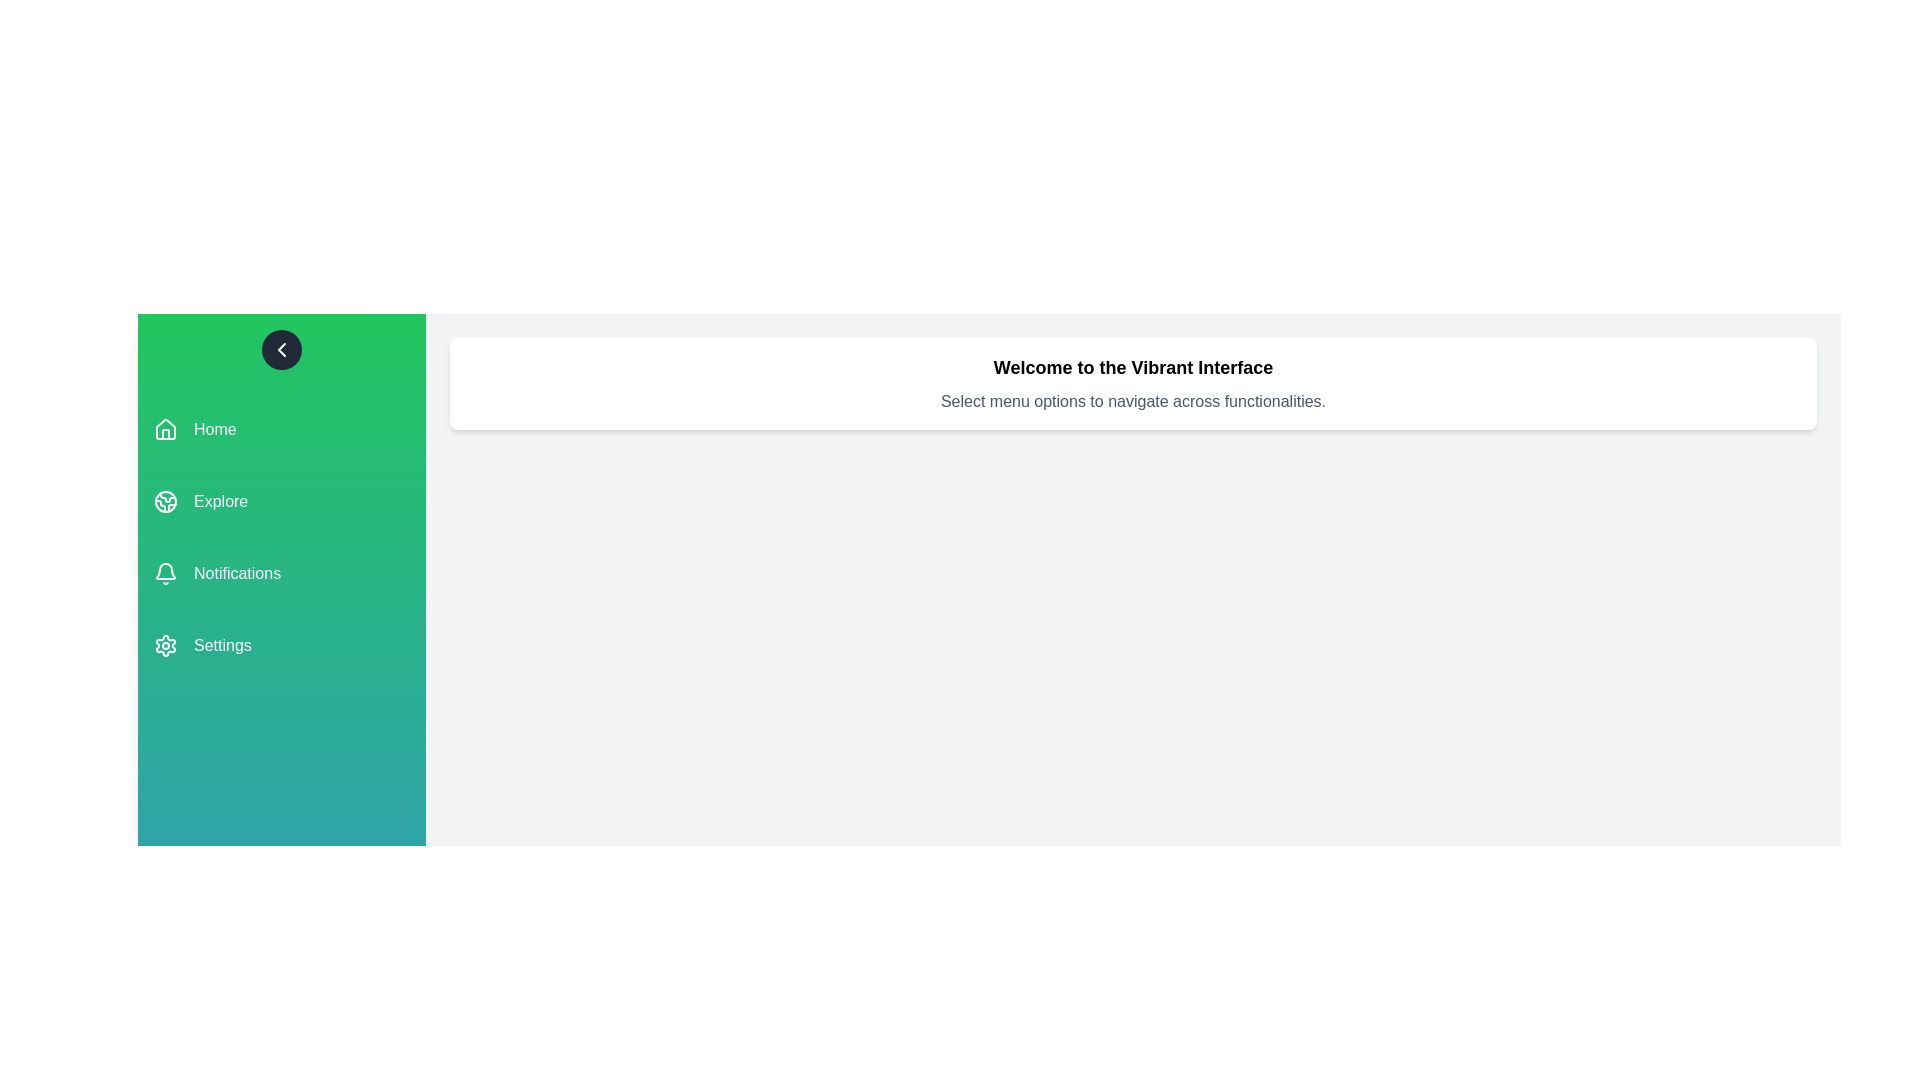 The height and width of the screenshot is (1080, 1920). I want to click on the menu item Explore to navigate, so click(281, 500).